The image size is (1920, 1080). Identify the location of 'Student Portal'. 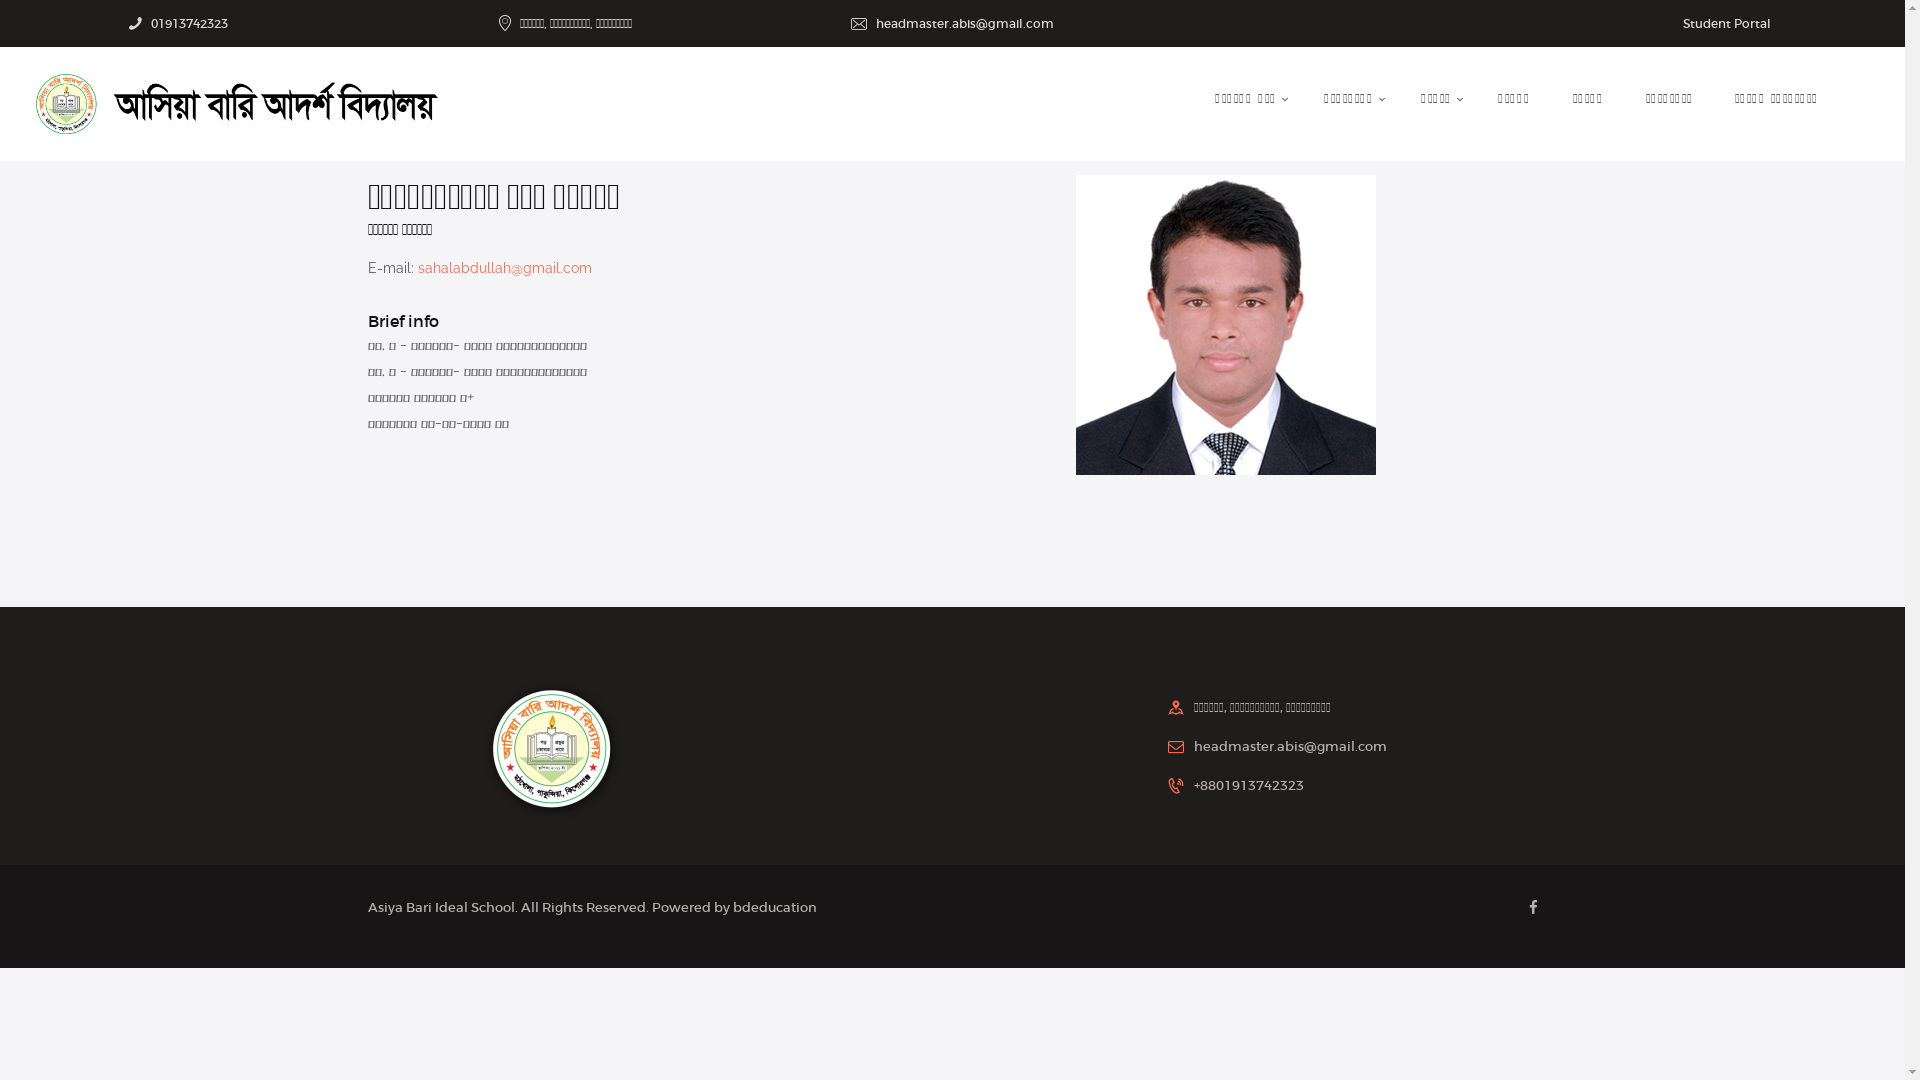
(1725, 23).